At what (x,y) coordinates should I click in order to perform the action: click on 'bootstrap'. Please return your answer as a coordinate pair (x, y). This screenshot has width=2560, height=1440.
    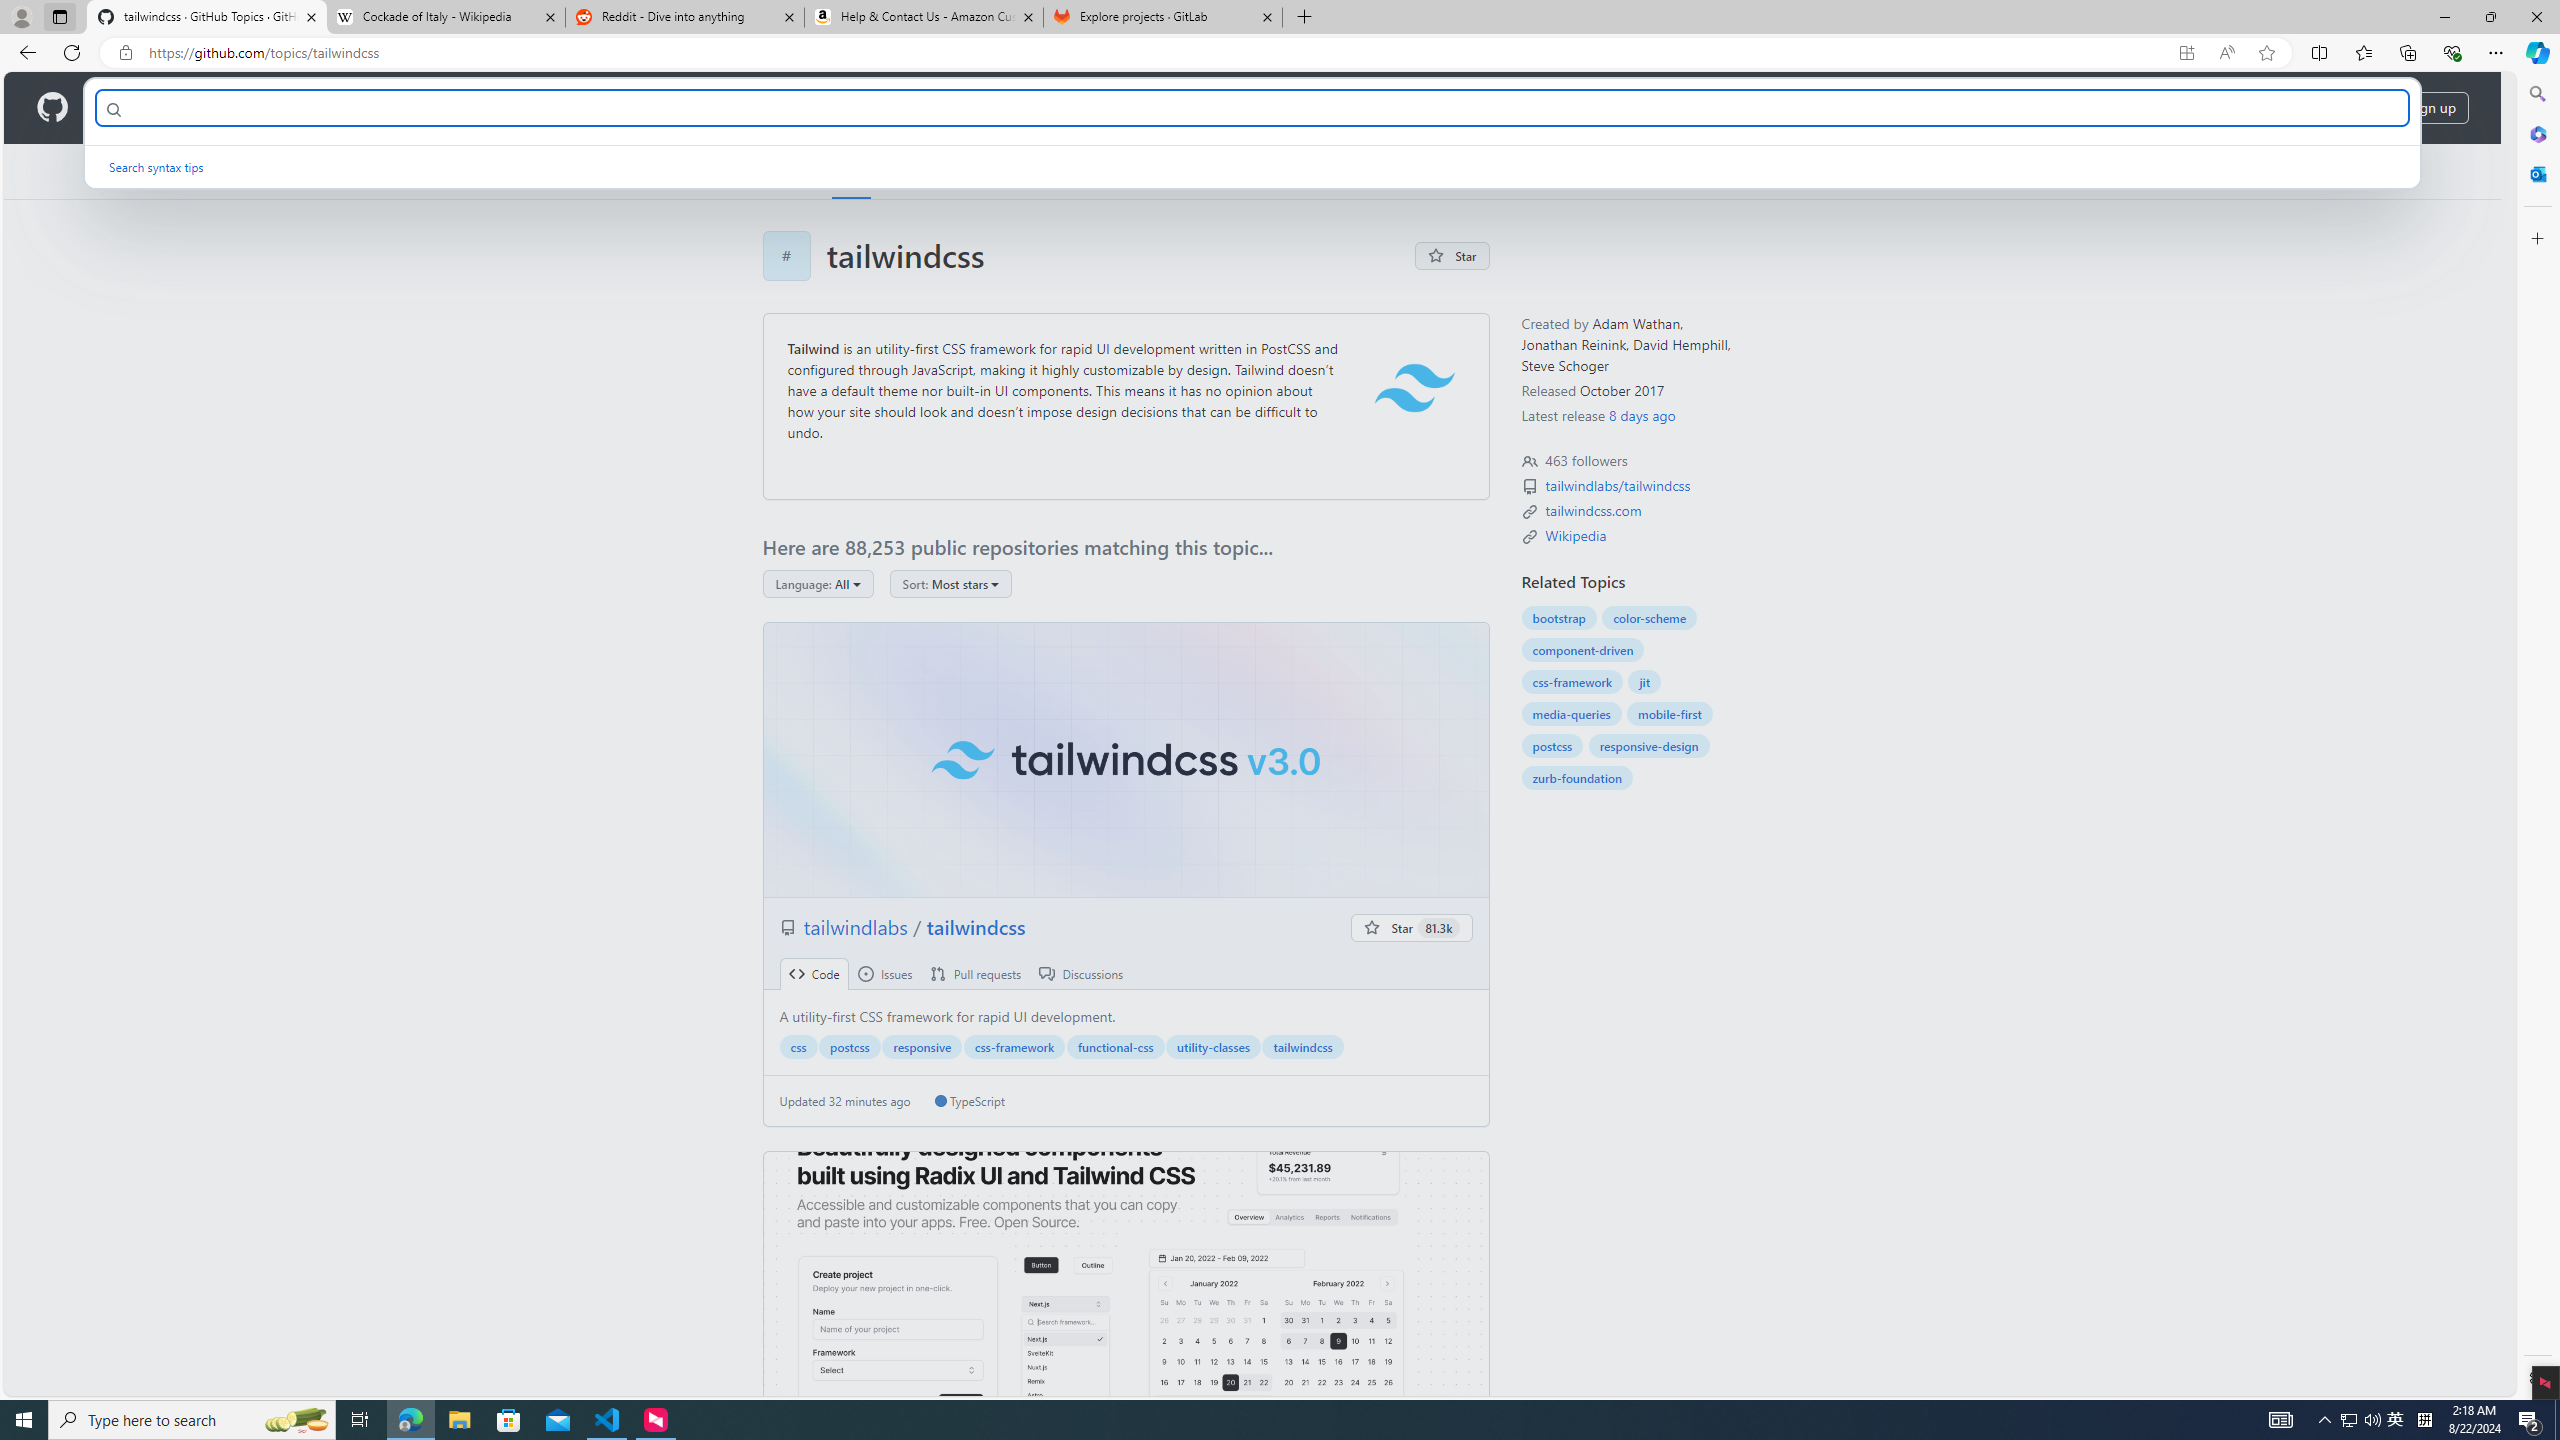
    Looking at the image, I should click on (1558, 617).